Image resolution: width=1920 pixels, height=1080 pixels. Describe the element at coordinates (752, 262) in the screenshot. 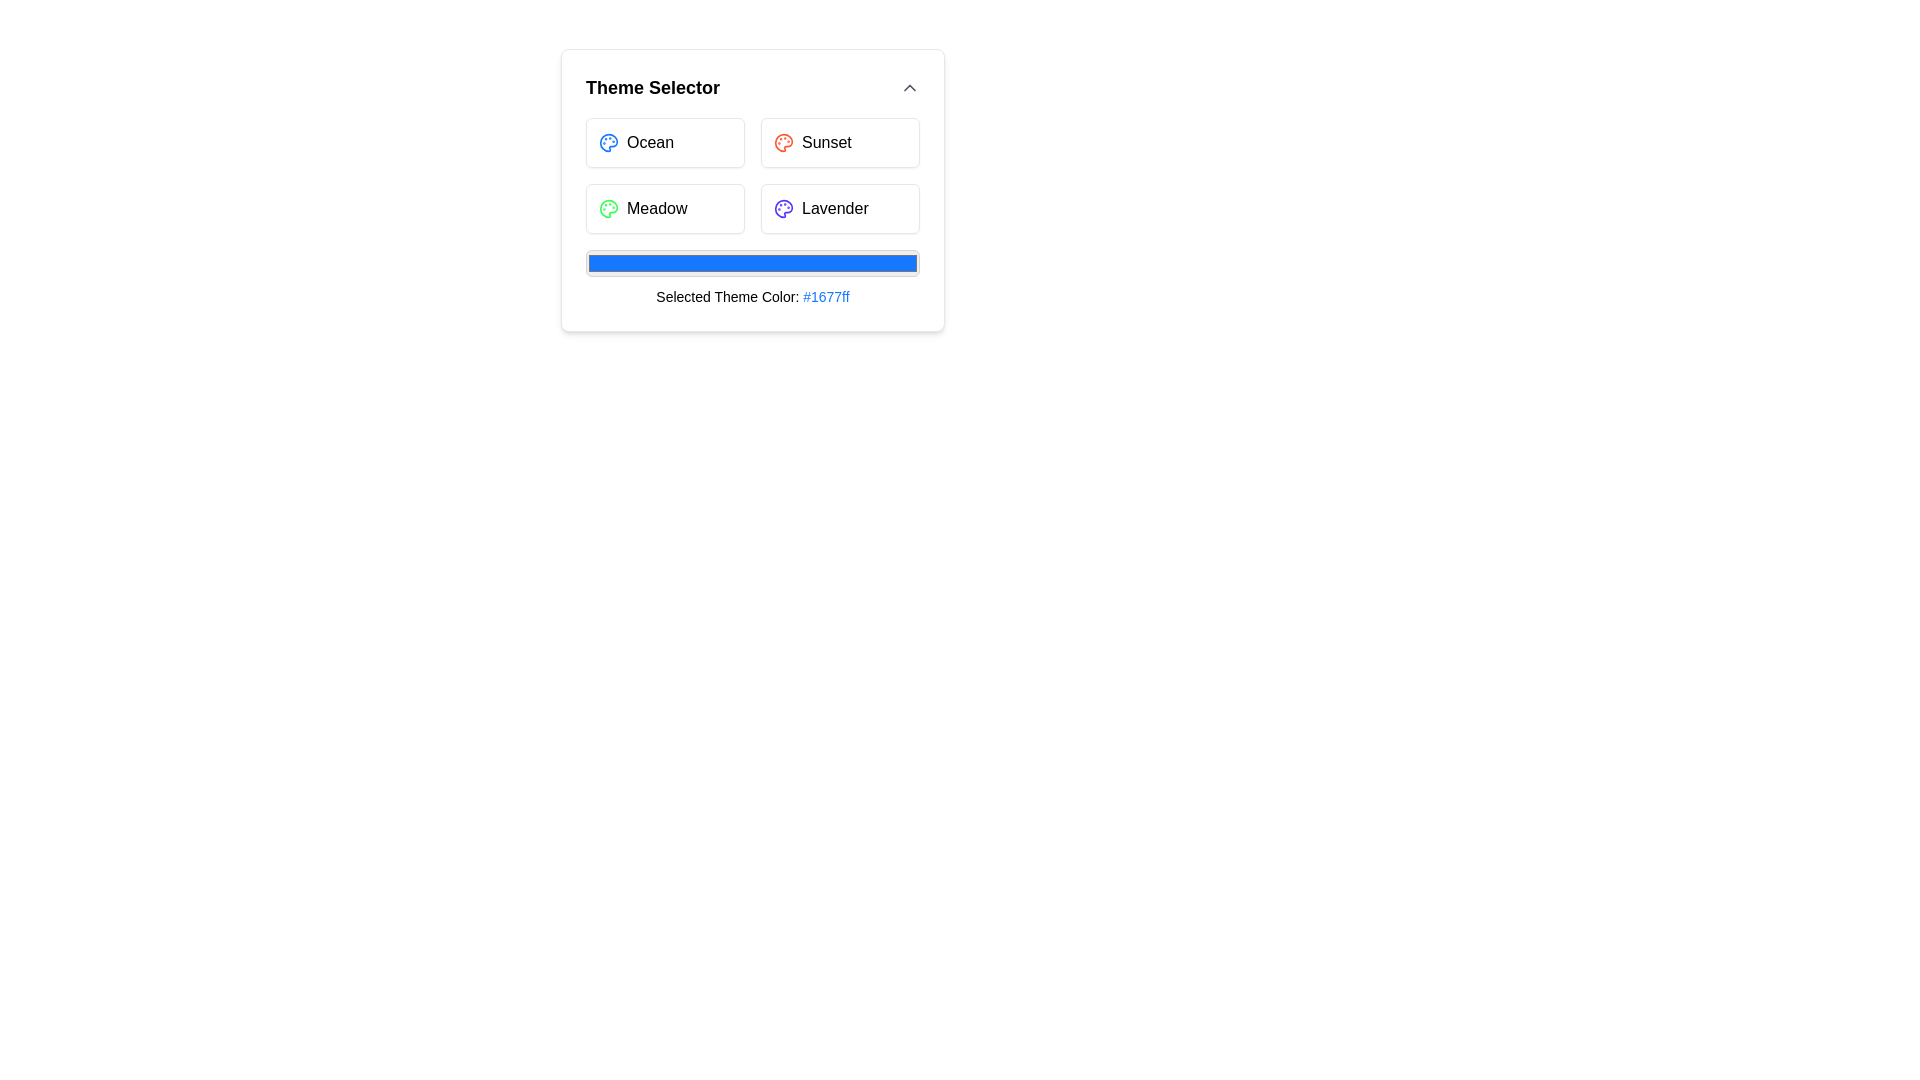

I see `the color input picker, which is a horizontally-oriented rectangular color selector with a strong blue shade, located below the text 'Selected Theme Color: #1677ff'` at that location.